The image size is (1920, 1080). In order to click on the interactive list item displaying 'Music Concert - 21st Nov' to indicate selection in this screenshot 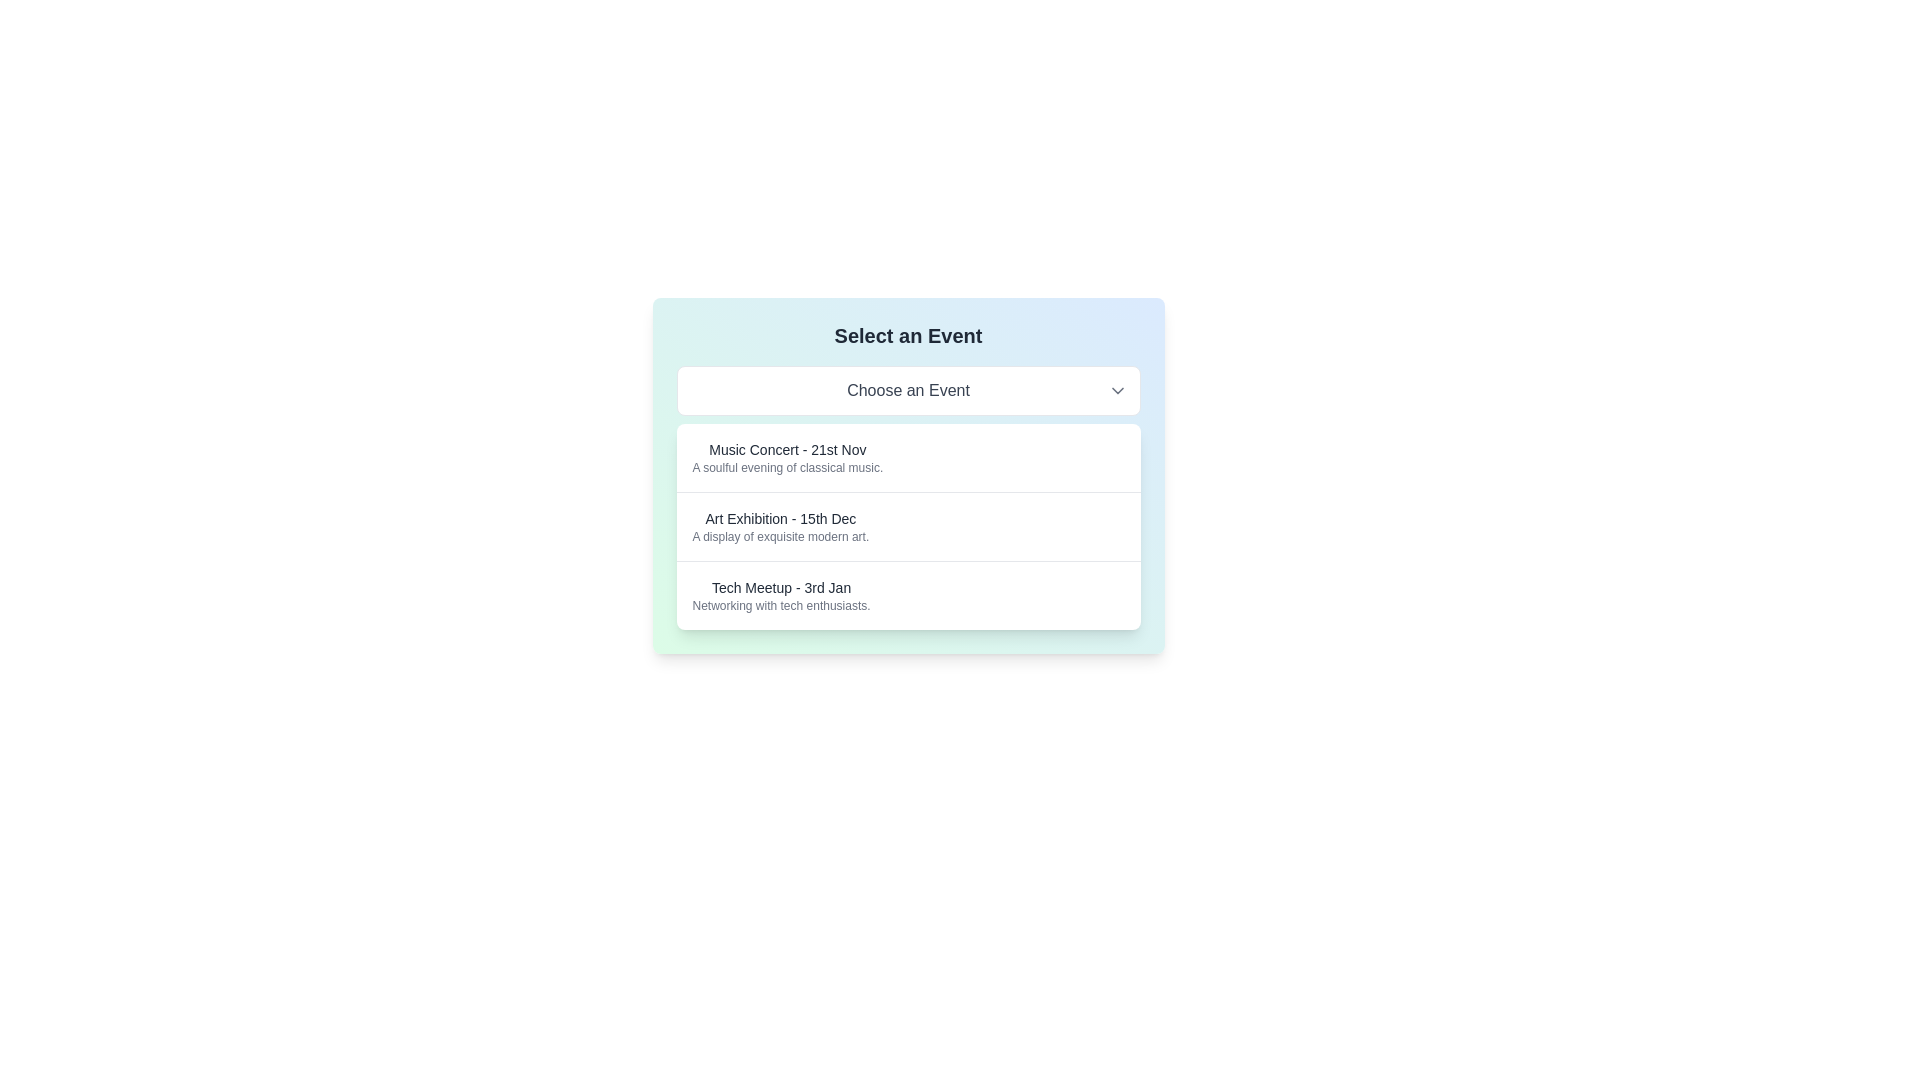, I will do `click(907, 458)`.